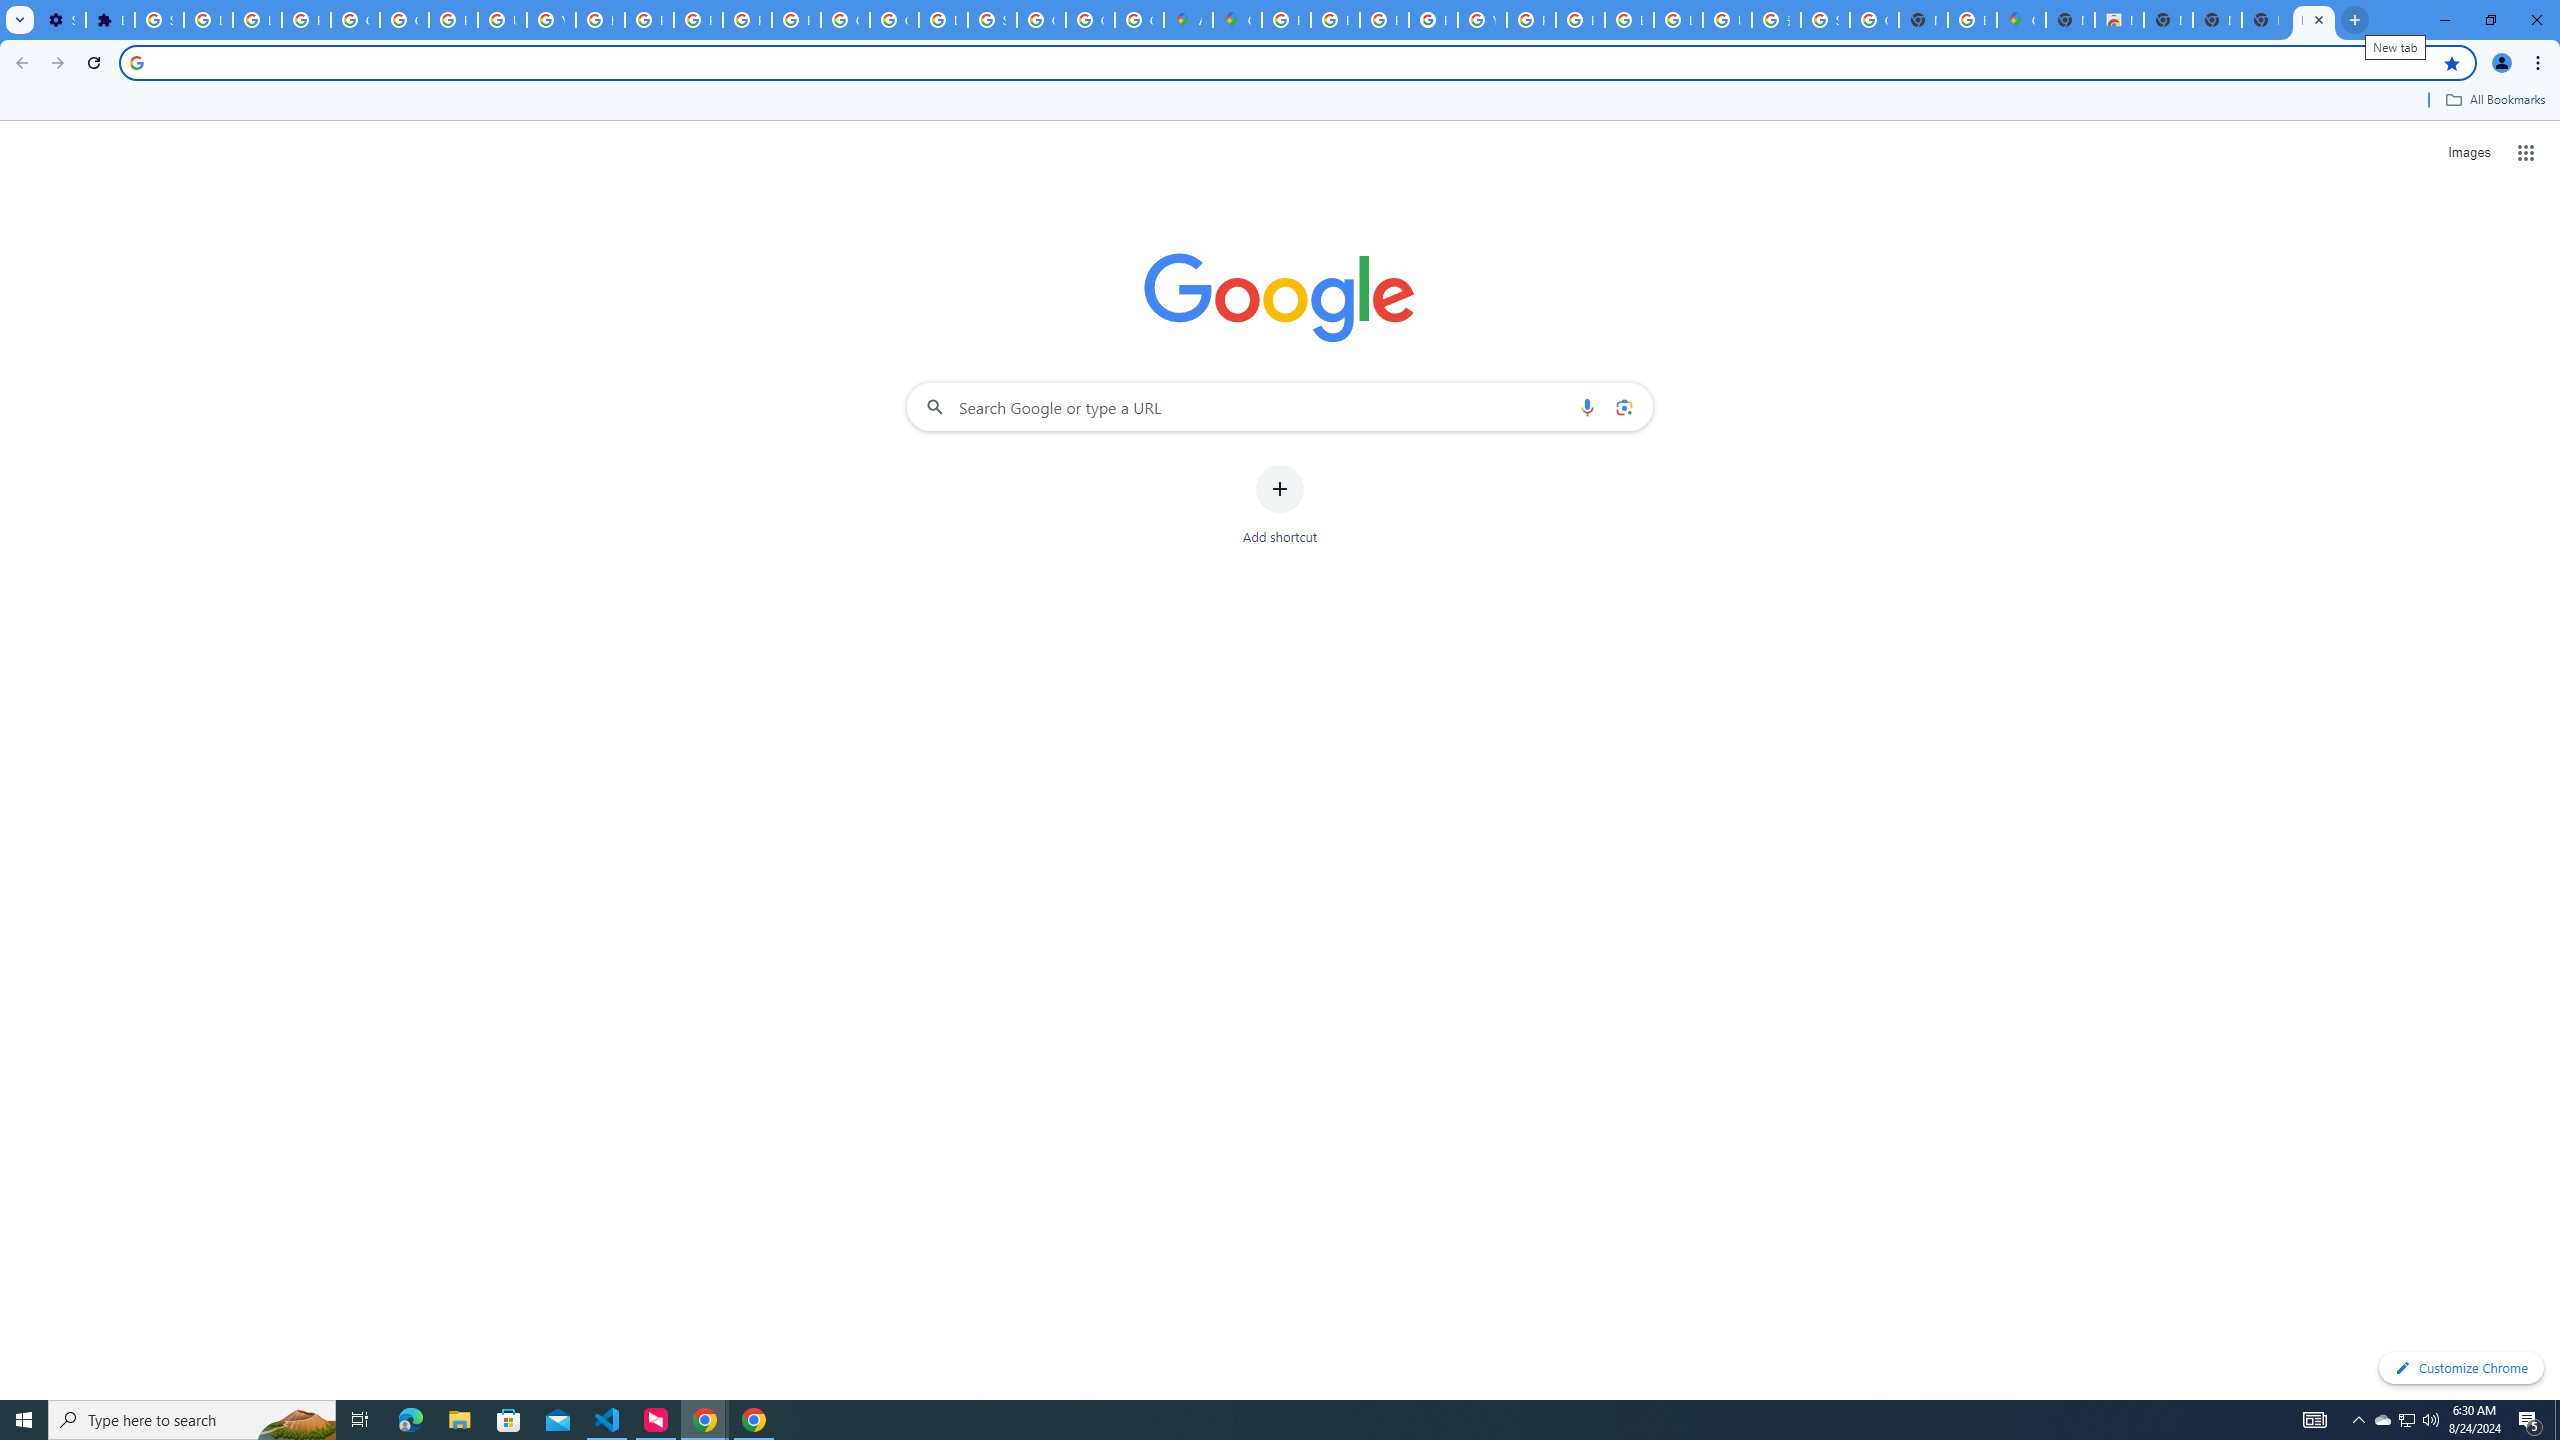 The image size is (2560, 1440). Describe the element at coordinates (2494, 99) in the screenshot. I see `'All Bookmarks'` at that location.